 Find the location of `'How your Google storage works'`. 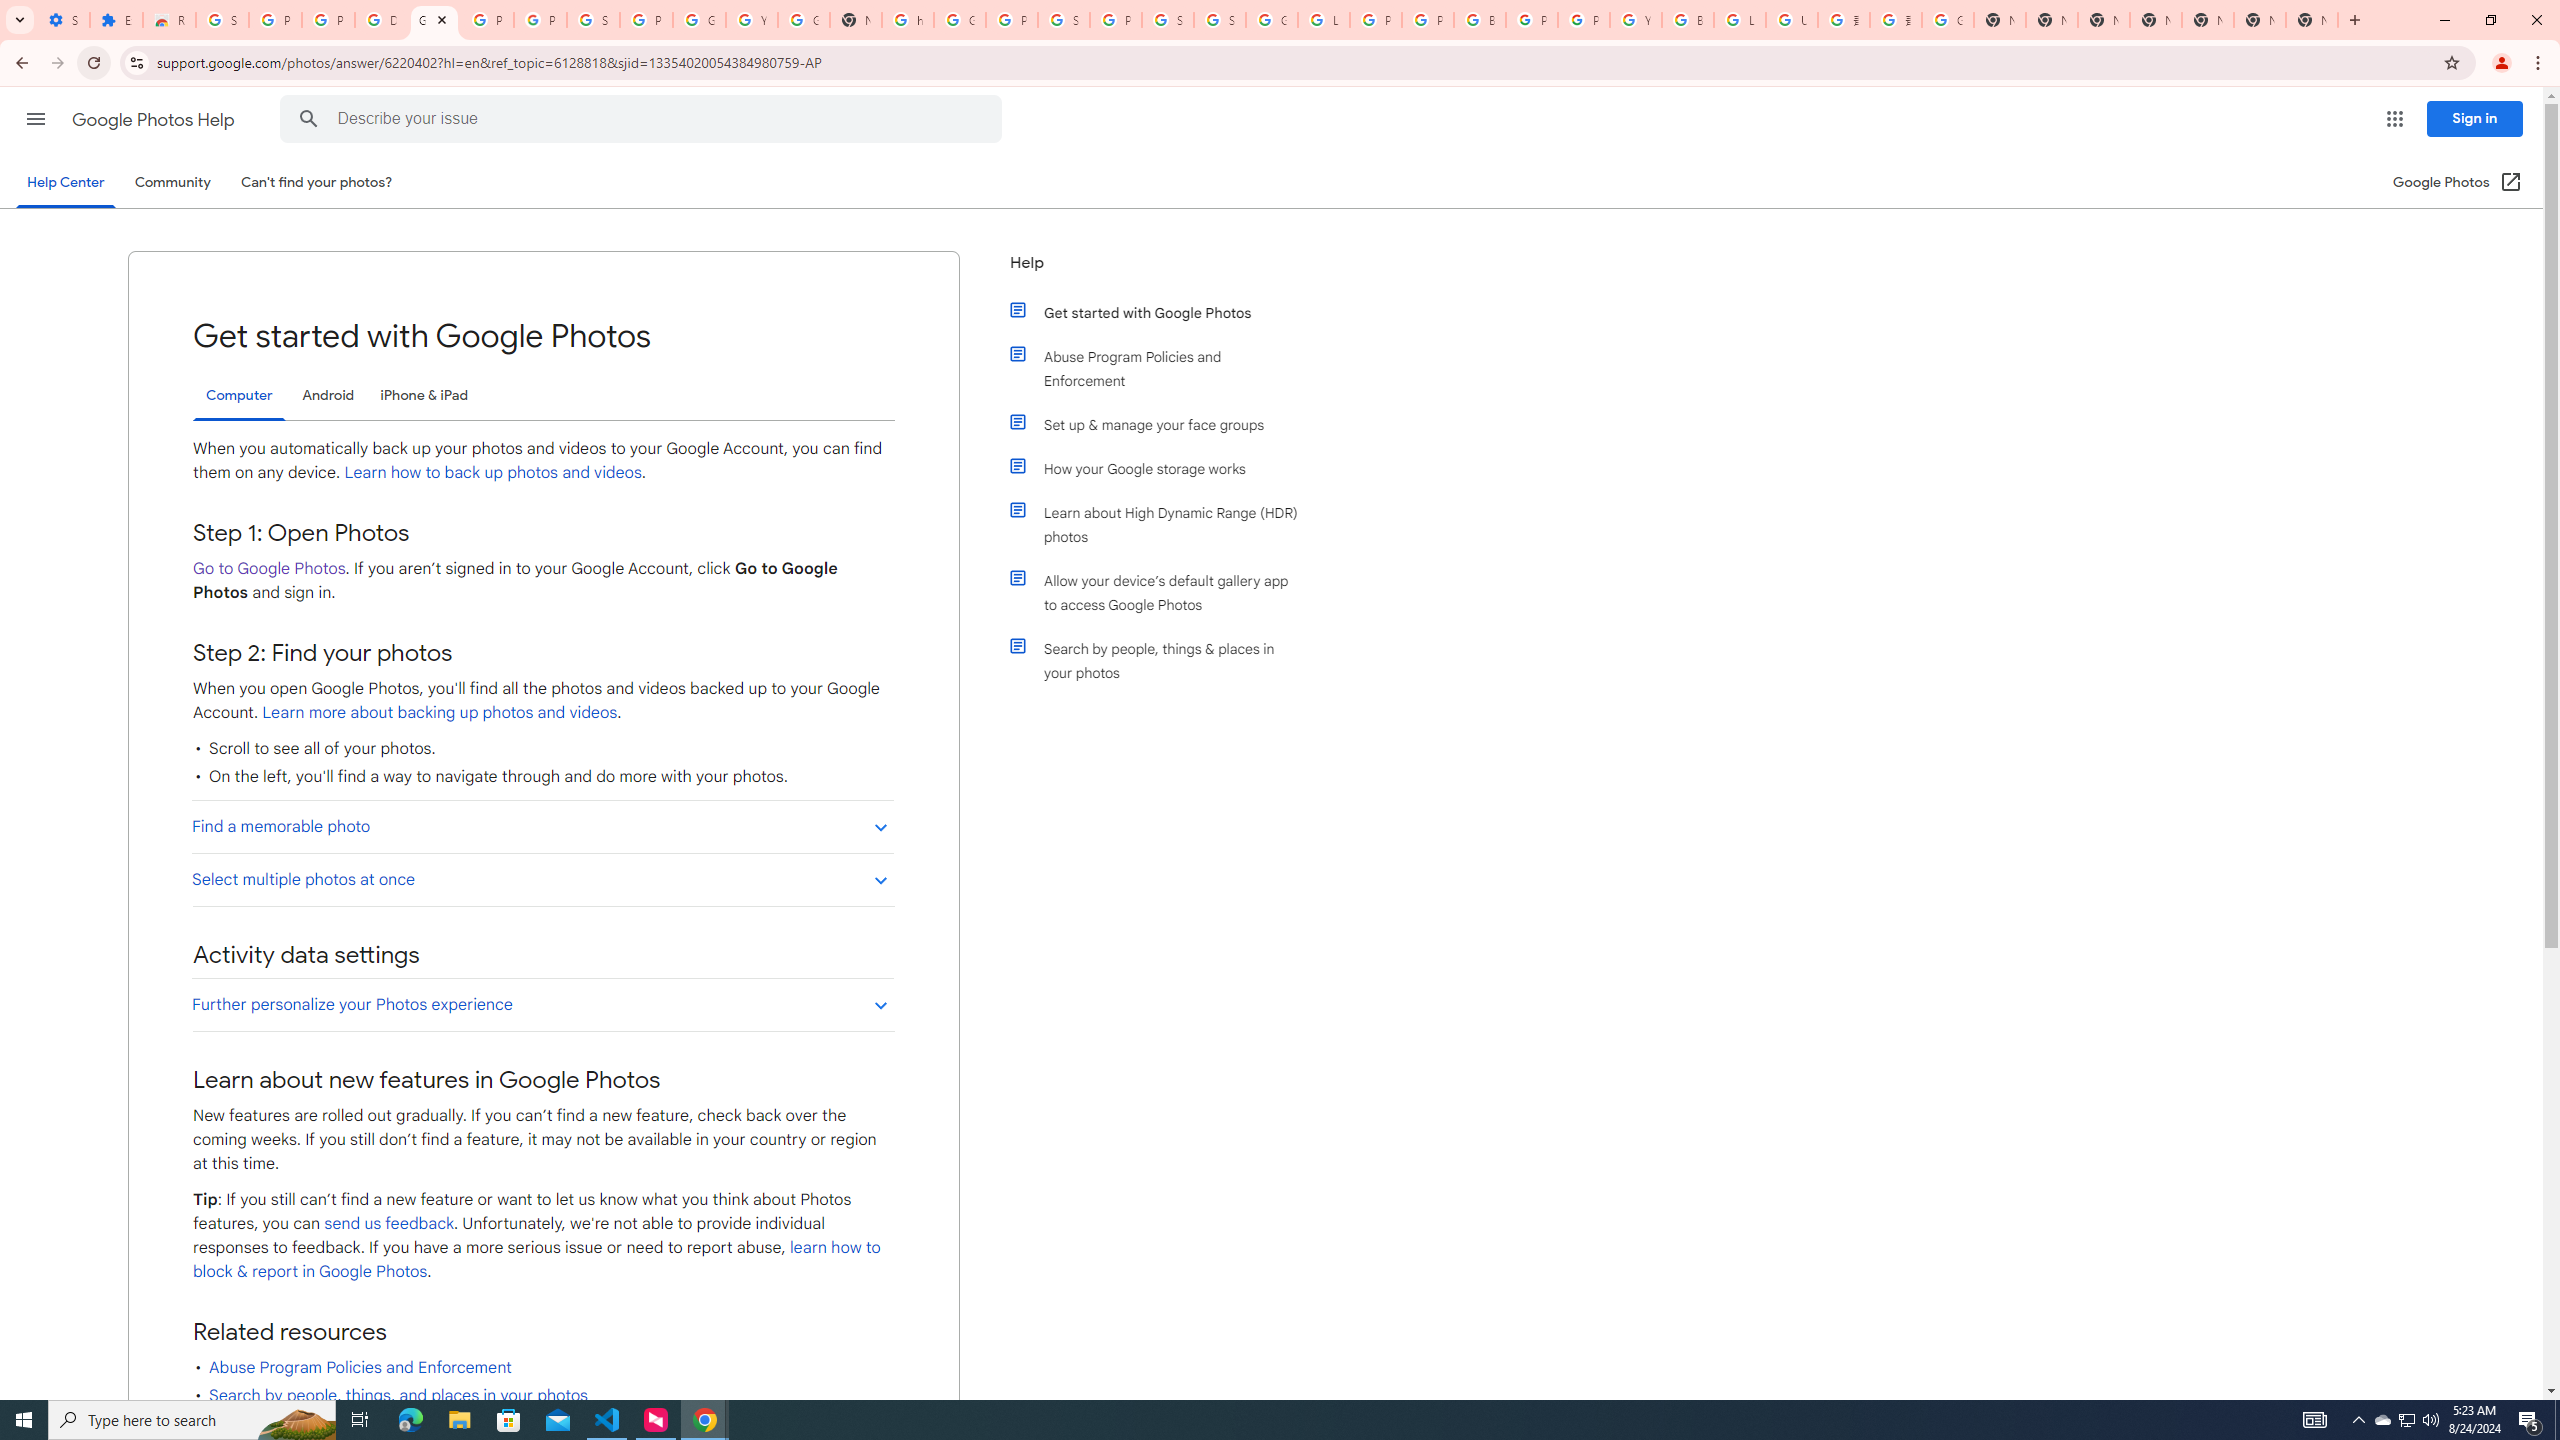

'How your Google storage works' is located at coordinates (1162, 467).